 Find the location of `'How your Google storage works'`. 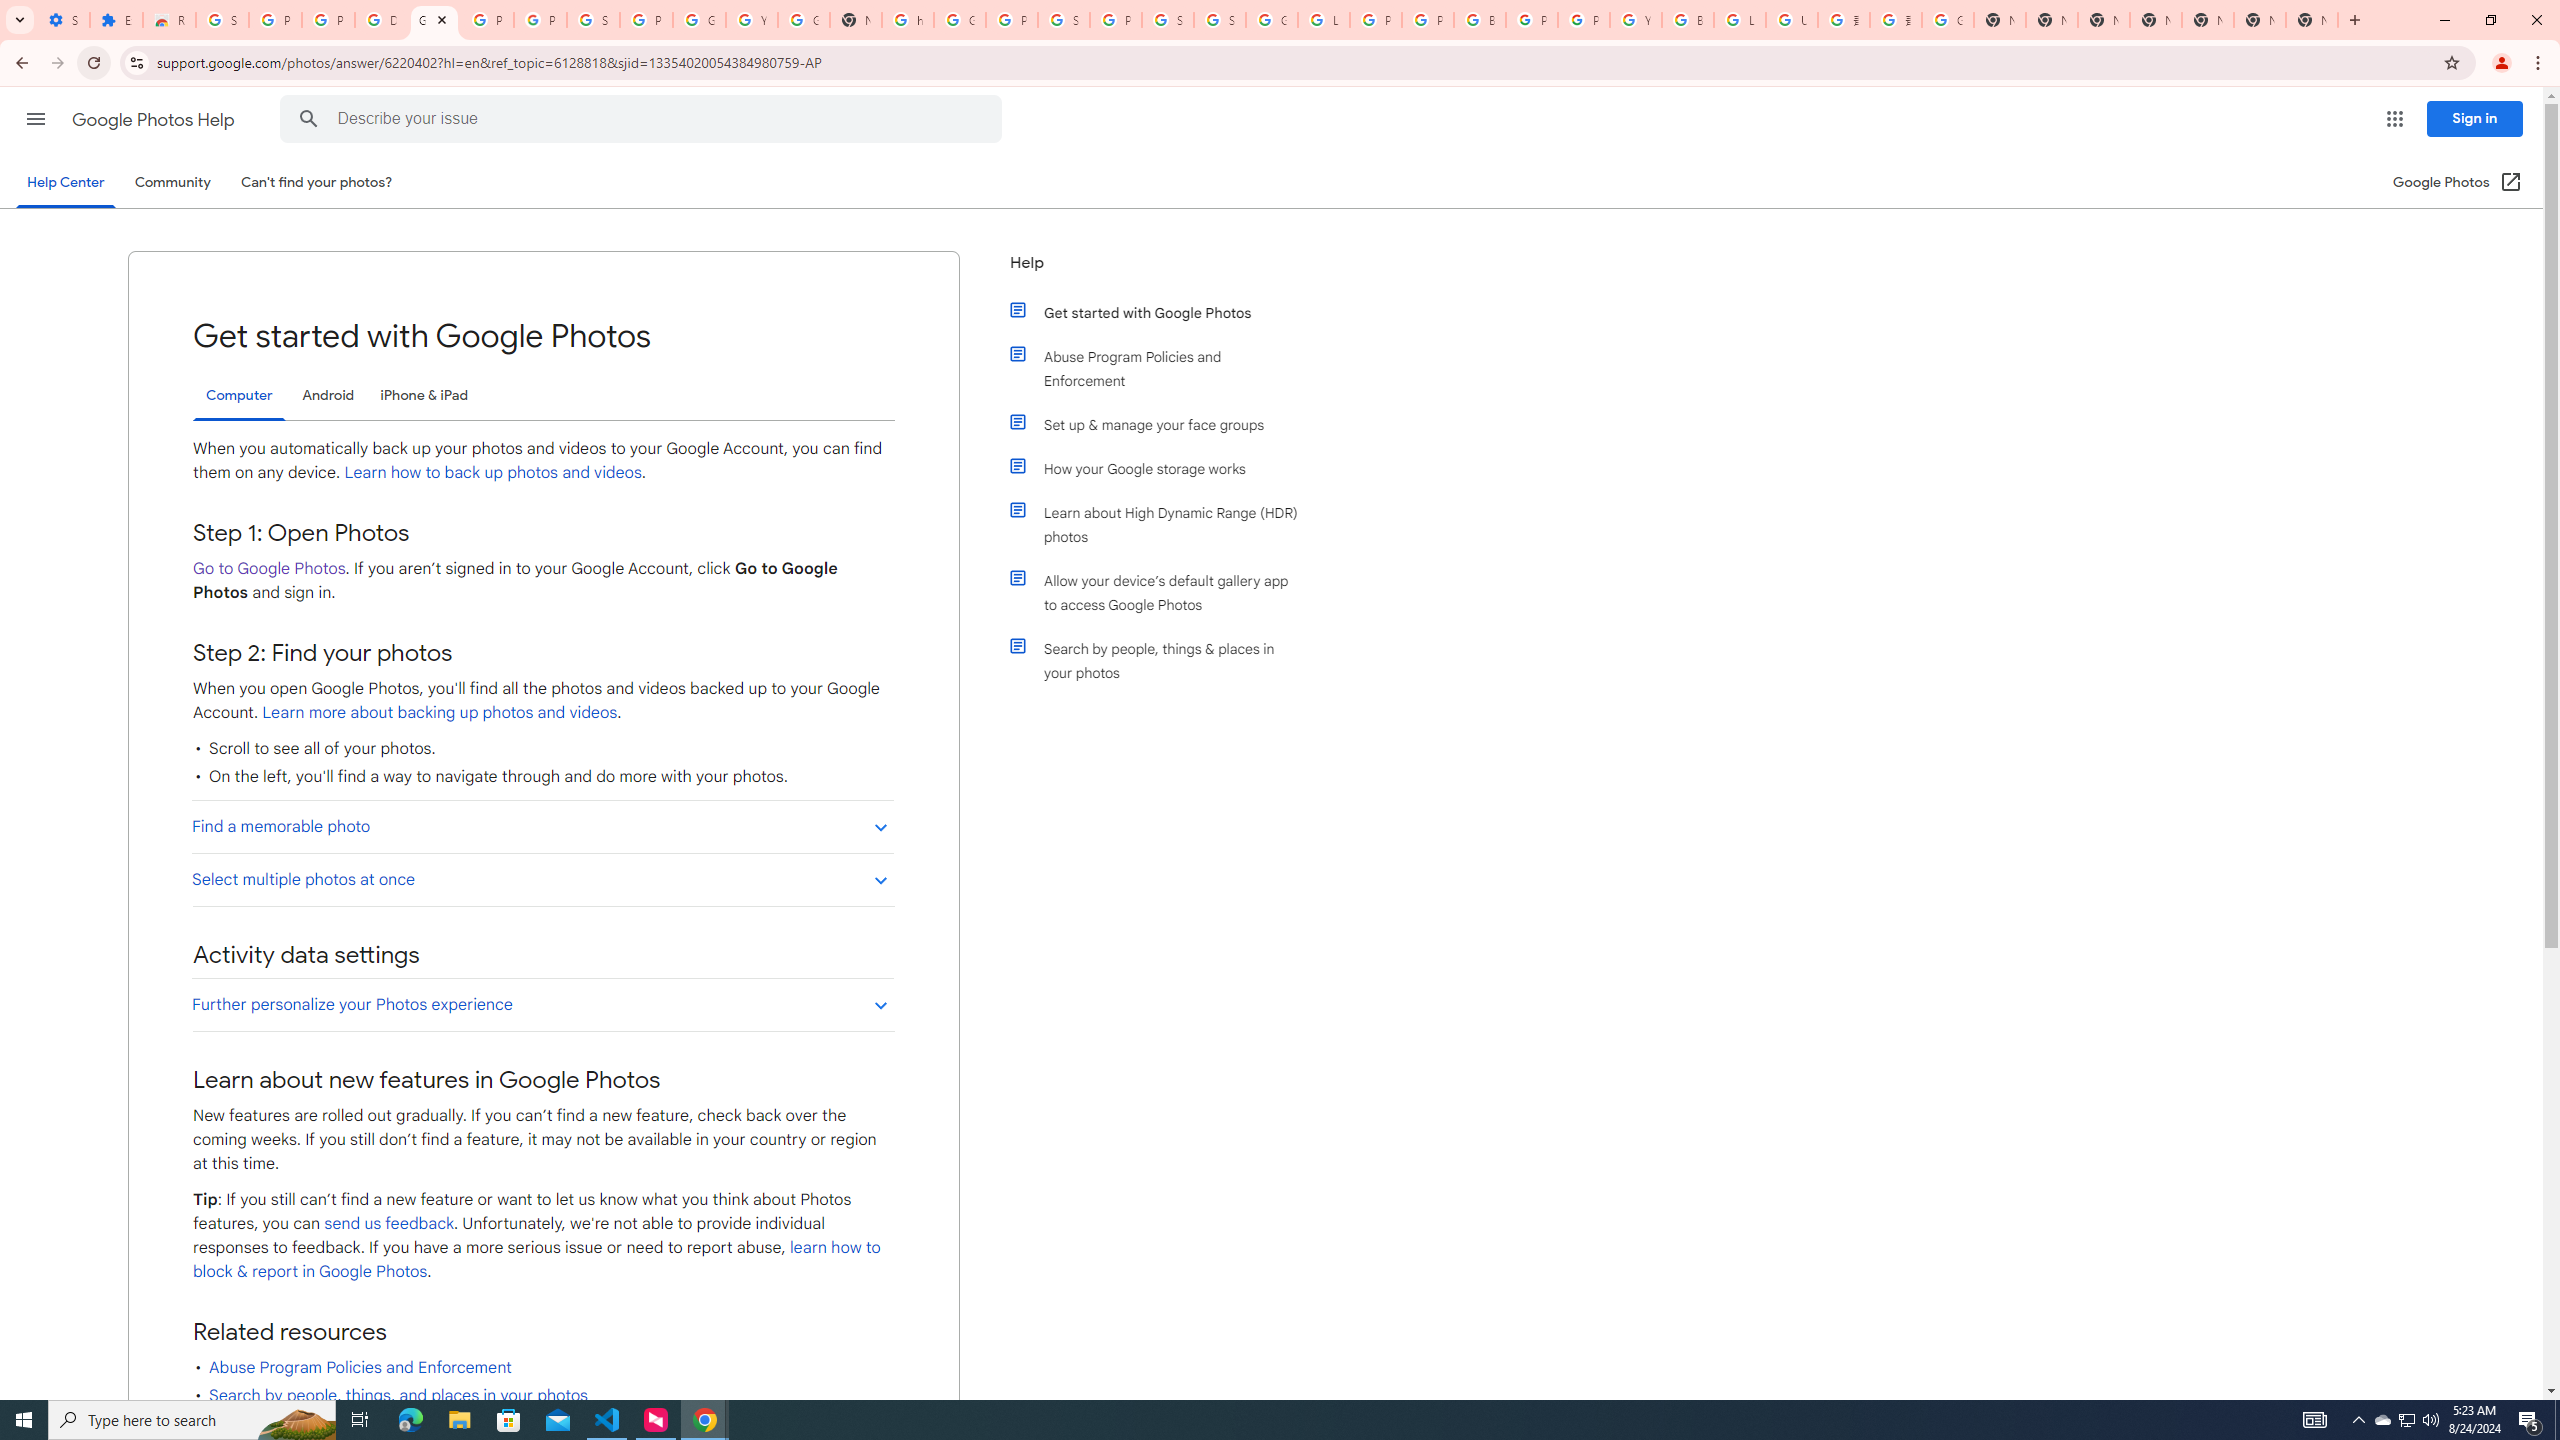

'How your Google storage works' is located at coordinates (1162, 467).